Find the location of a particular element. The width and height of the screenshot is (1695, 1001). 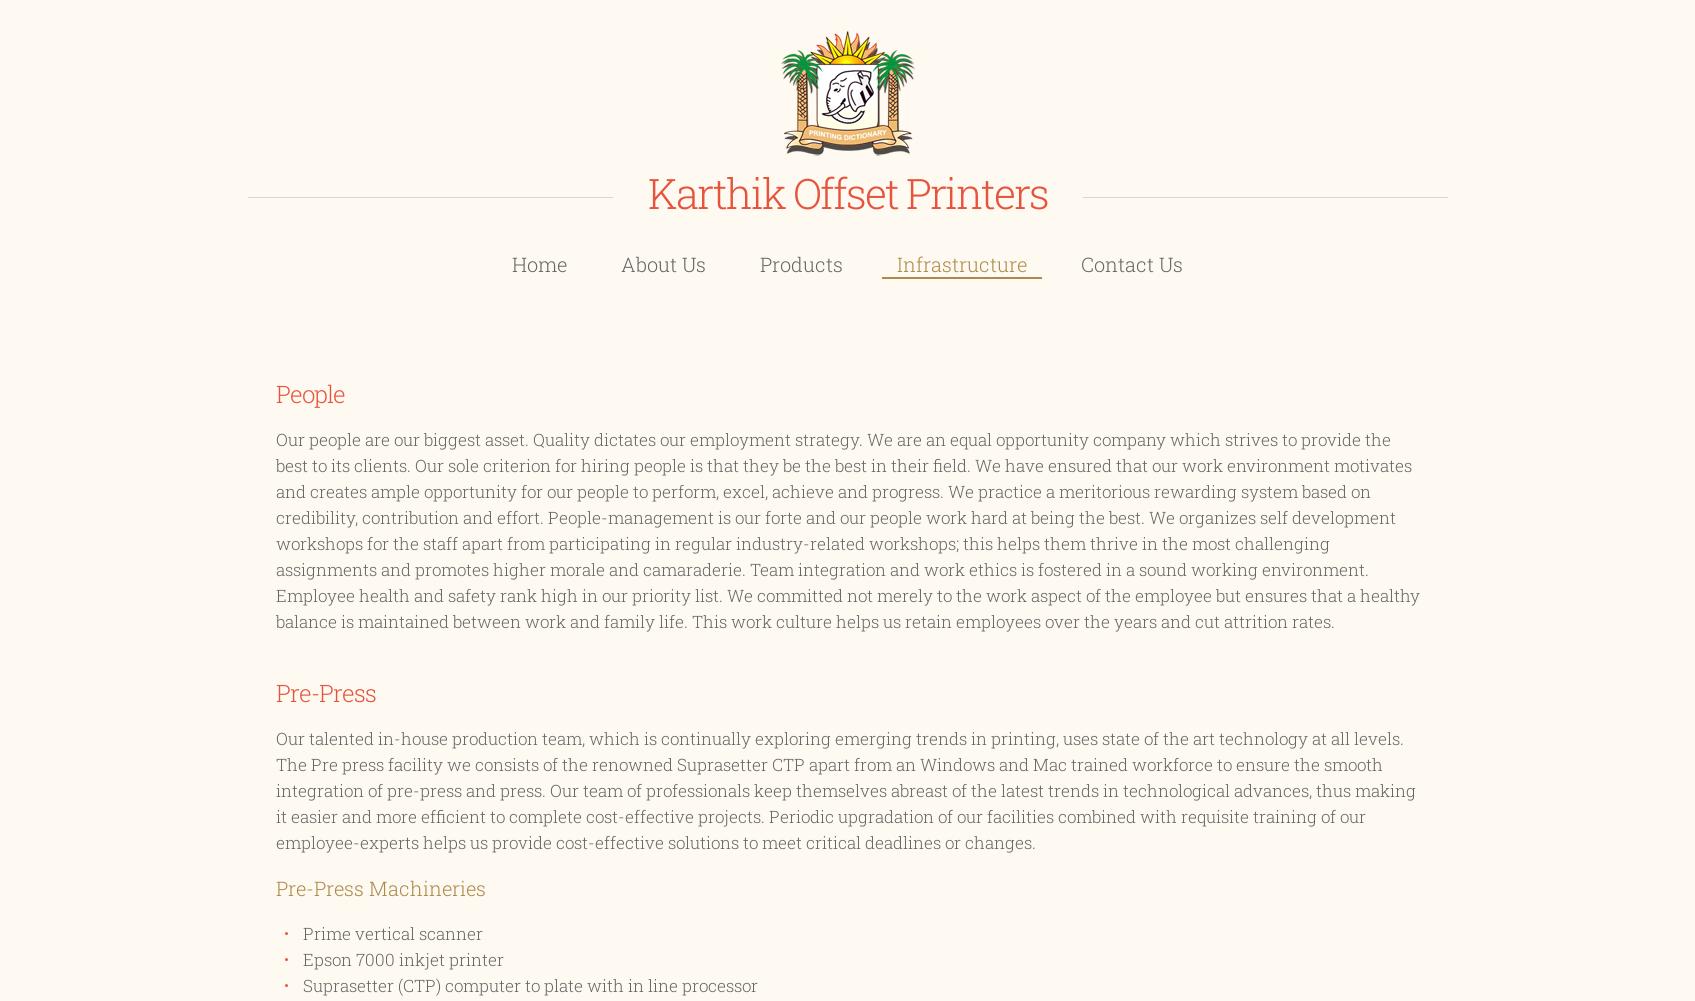

'Pre-Press' is located at coordinates (324, 691).